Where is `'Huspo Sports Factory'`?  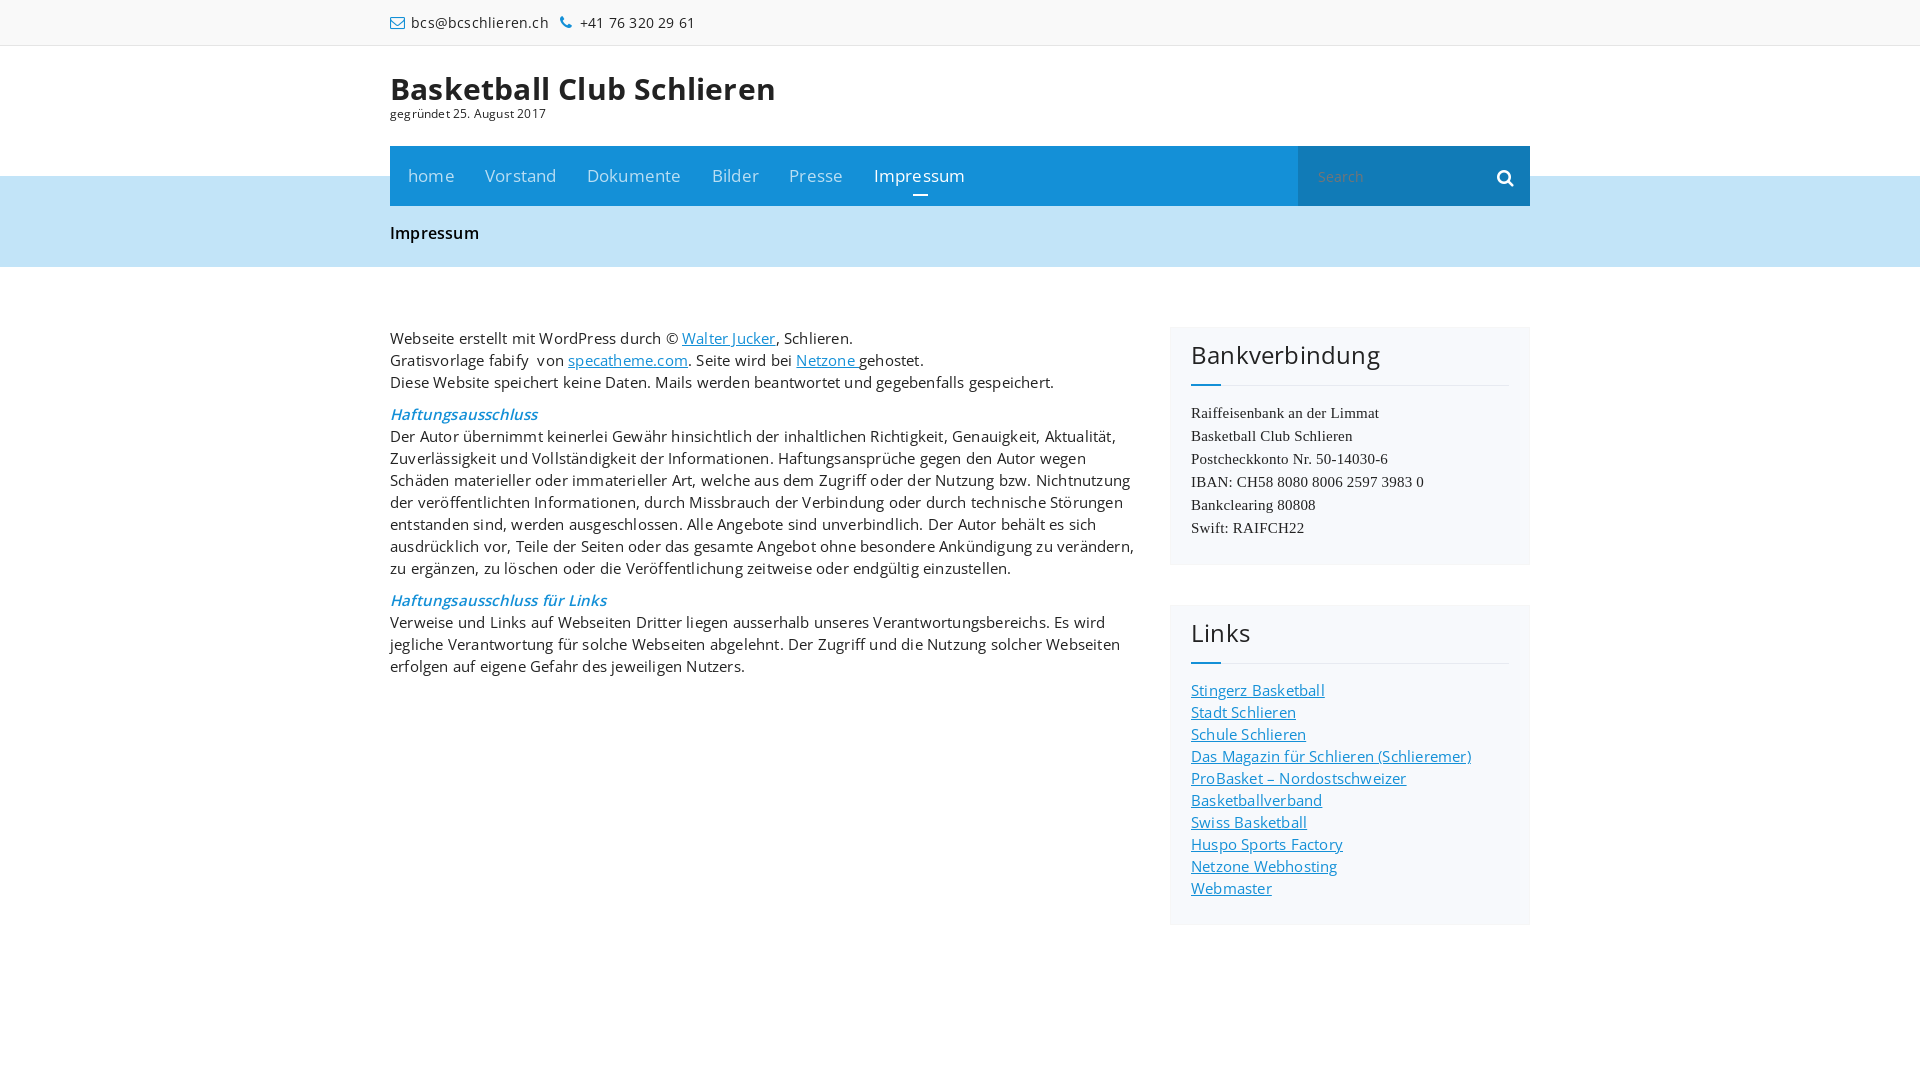
'Huspo Sports Factory' is located at coordinates (1266, 844).